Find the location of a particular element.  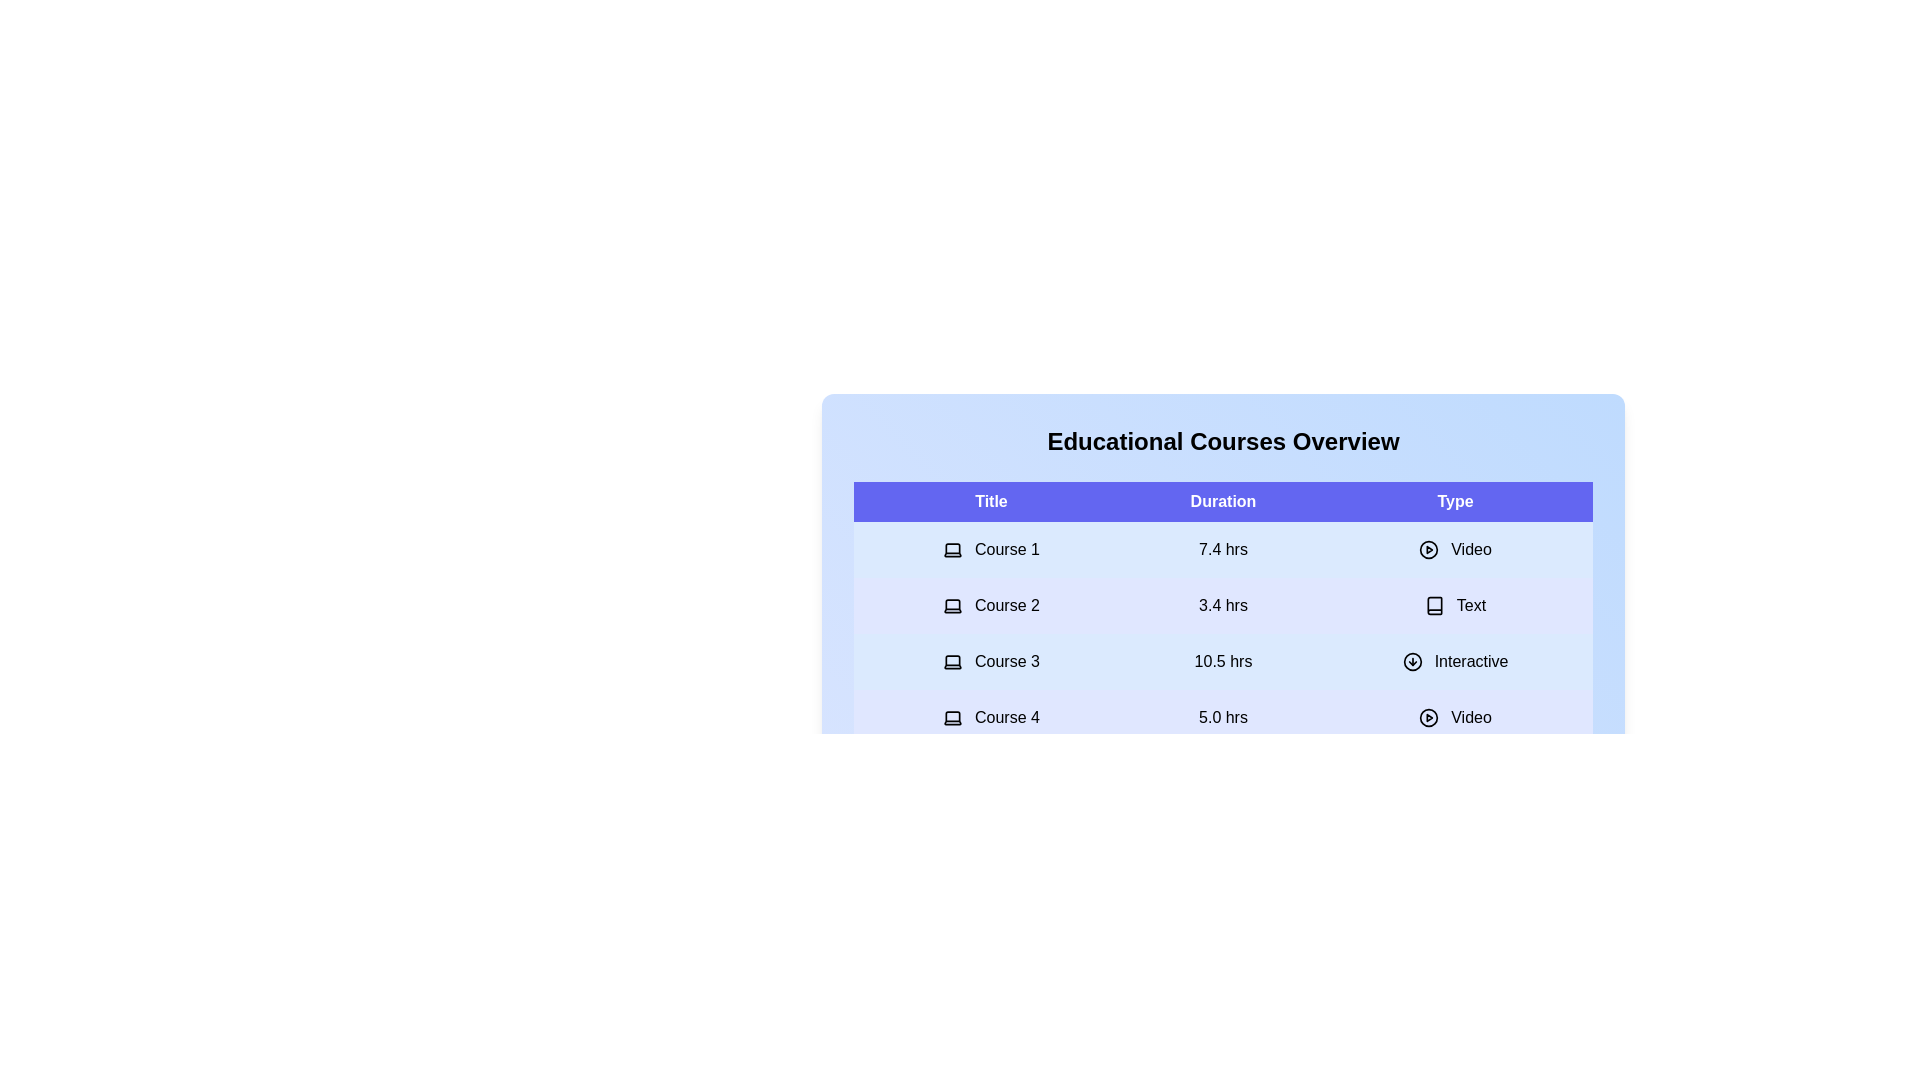

the row corresponding to the course title Course 4 is located at coordinates (990, 716).